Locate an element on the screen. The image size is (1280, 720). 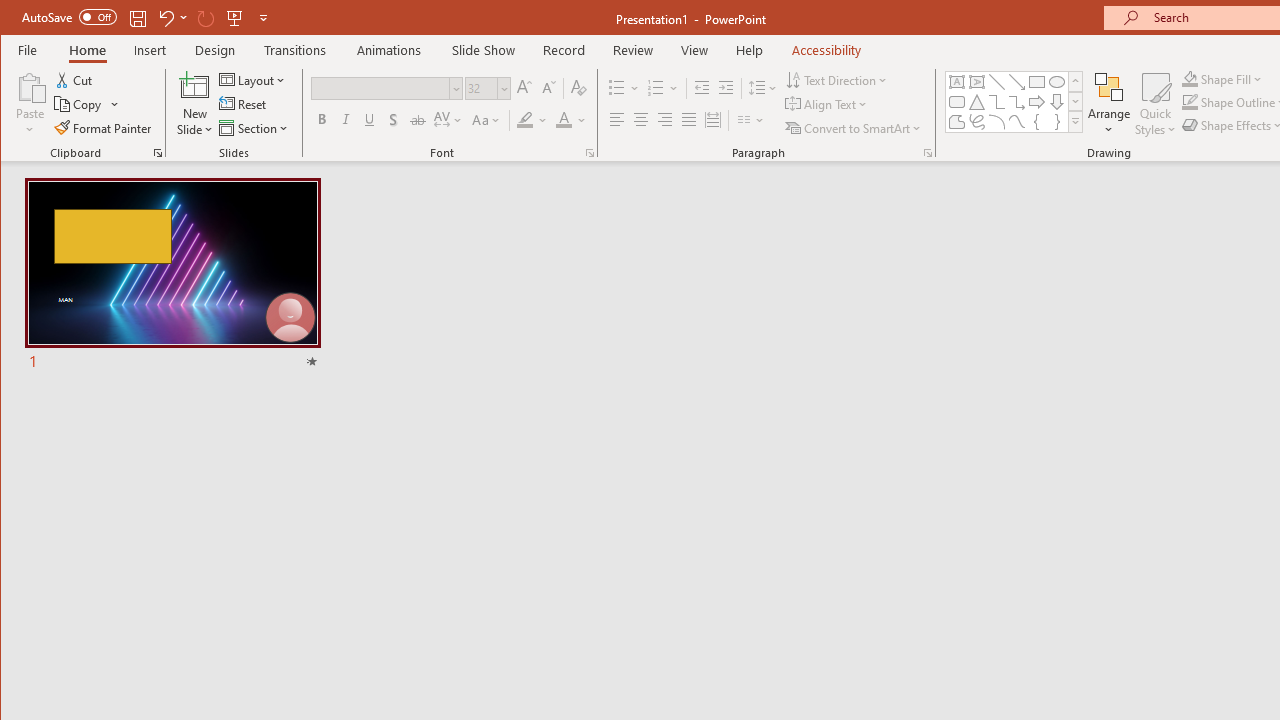
'Vertical Text Box' is located at coordinates (976, 81).